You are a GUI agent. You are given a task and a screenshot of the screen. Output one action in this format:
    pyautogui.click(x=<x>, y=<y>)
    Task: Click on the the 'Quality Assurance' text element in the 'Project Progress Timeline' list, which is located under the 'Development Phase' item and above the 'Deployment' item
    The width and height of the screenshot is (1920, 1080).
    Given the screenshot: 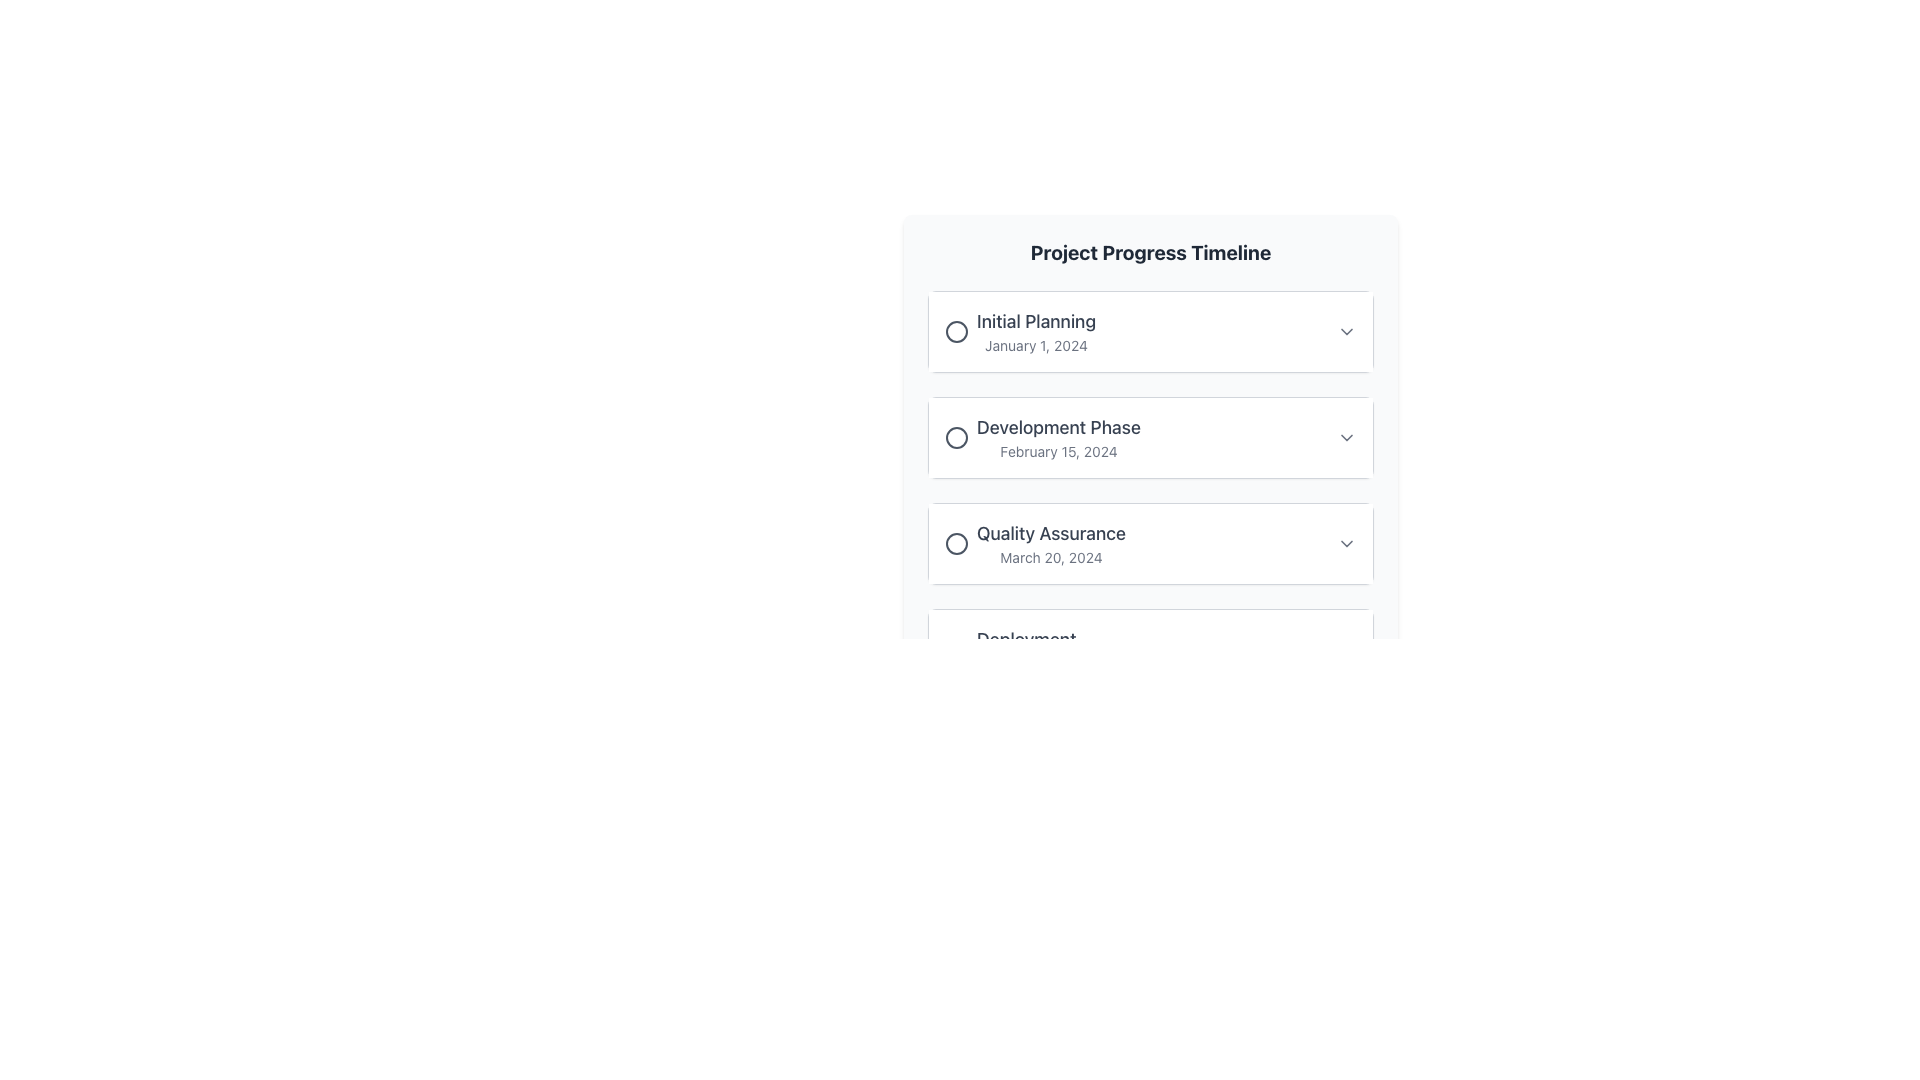 What is the action you would take?
    pyautogui.click(x=1050, y=543)
    